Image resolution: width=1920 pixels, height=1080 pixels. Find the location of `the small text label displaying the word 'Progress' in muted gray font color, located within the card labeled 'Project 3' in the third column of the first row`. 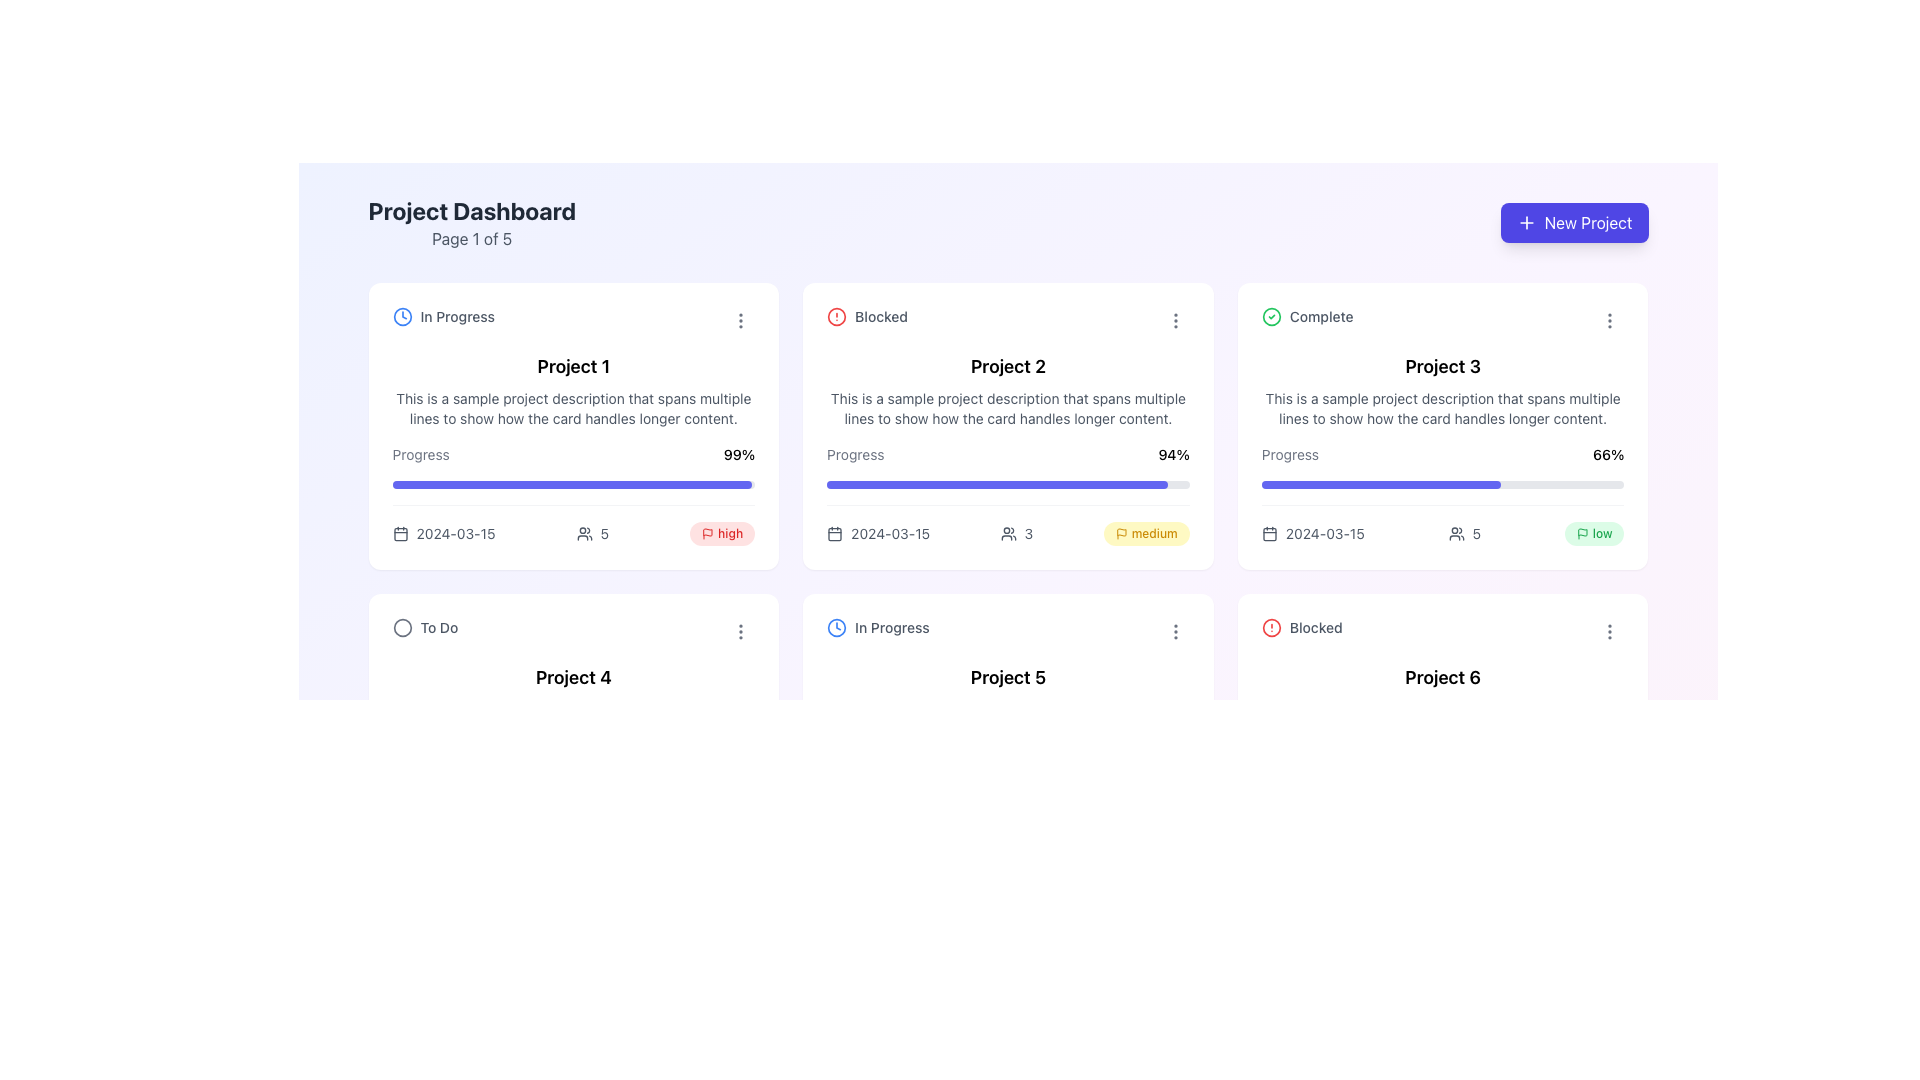

the small text label displaying the word 'Progress' in muted gray font color, located within the card labeled 'Project 3' in the third column of the first row is located at coordinates (1290, 455).